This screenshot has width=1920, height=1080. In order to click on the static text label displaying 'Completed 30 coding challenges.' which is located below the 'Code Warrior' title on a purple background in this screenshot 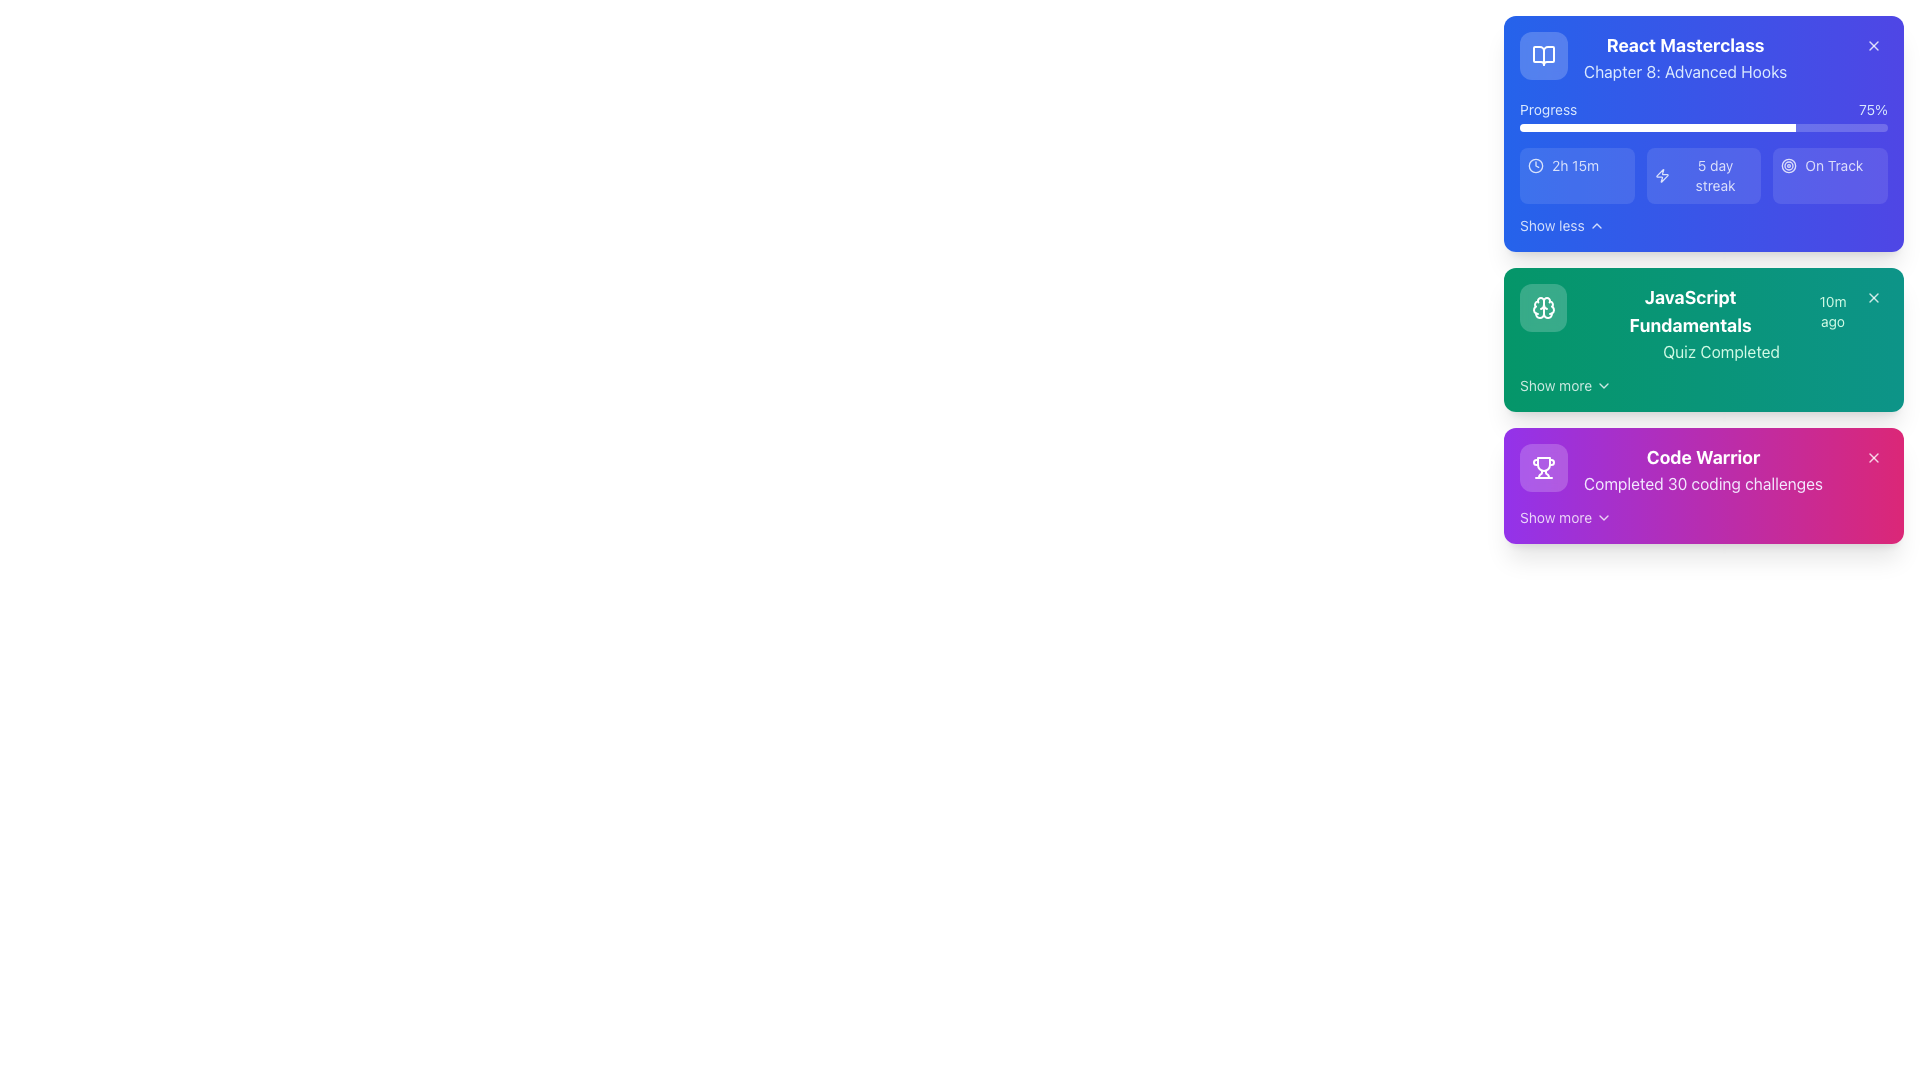, I will do `click(1702, 483)`.